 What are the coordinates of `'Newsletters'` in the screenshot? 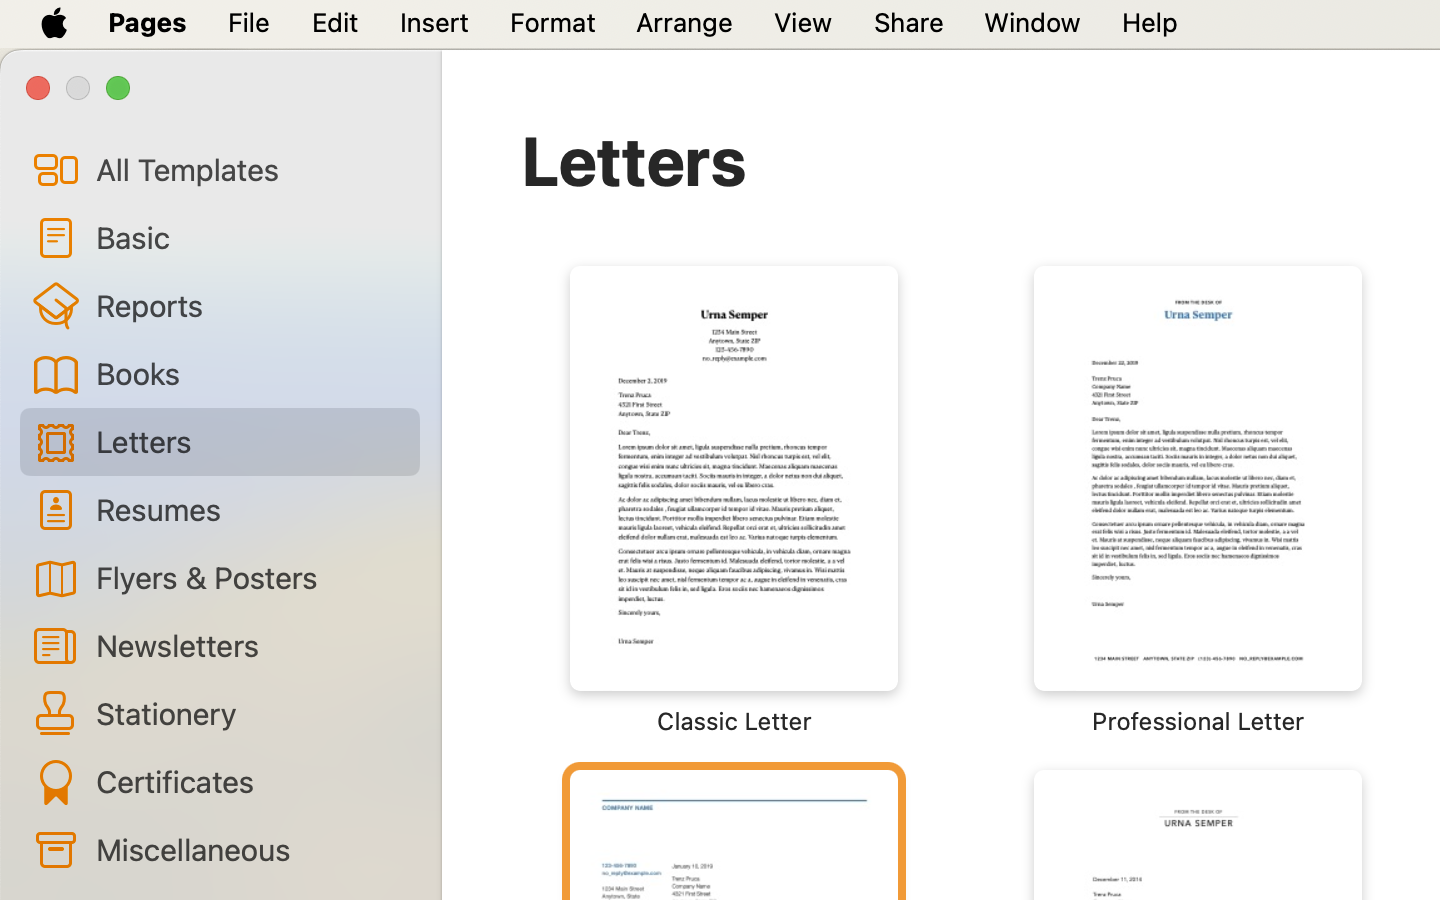 It's located at (248, 645).